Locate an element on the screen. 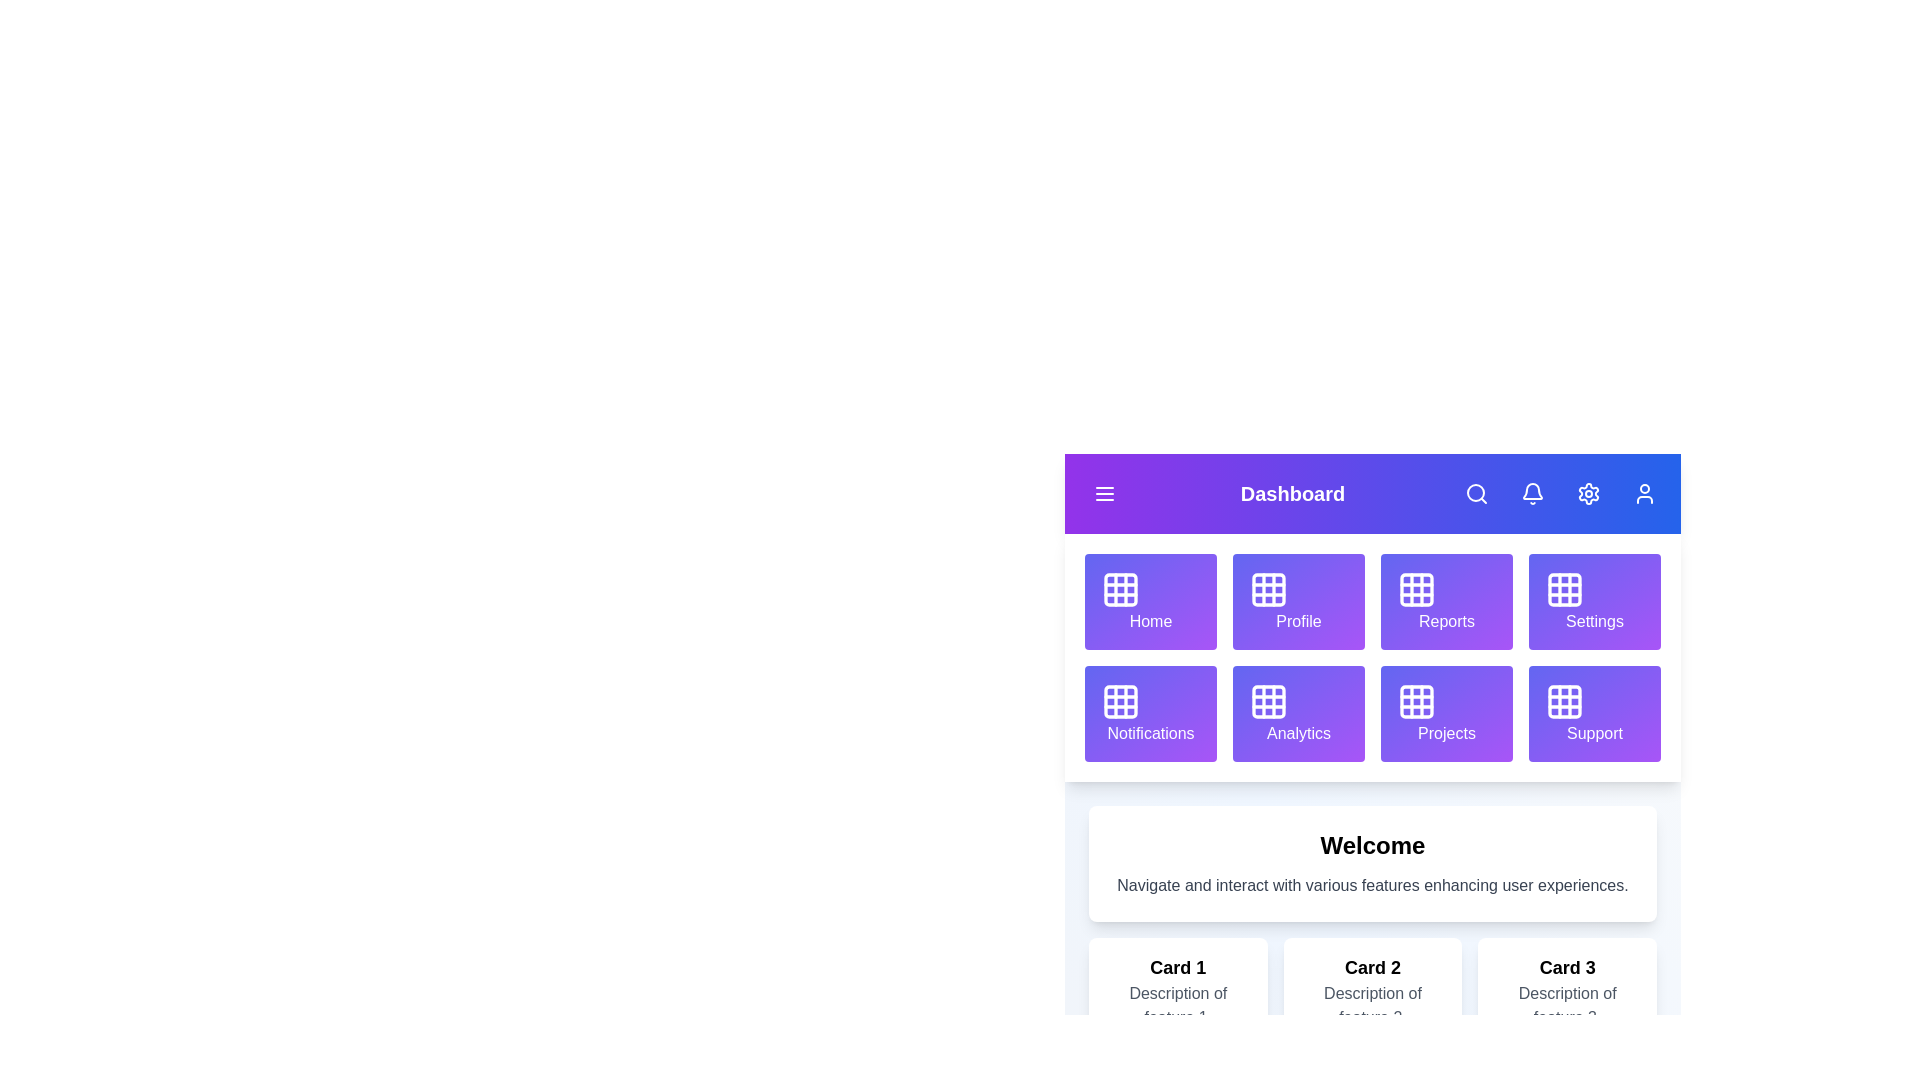 Image resolution: width=1920 pixels, height=1080 pixels. the grid item labeled Notifications to navigate to its section is located at coordinates (1151, 712).